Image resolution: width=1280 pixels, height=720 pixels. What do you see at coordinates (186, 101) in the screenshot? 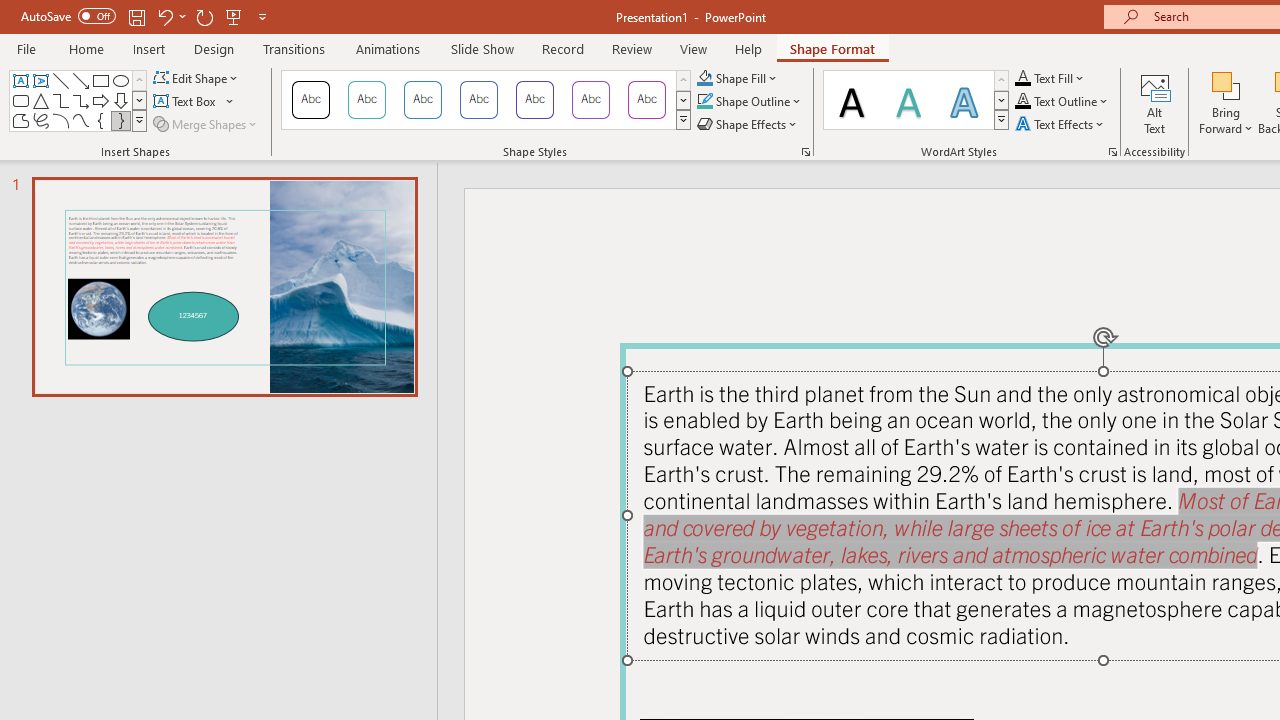
I see `'Draw Horizontal Text Box'` at bounding box center [186, 101].